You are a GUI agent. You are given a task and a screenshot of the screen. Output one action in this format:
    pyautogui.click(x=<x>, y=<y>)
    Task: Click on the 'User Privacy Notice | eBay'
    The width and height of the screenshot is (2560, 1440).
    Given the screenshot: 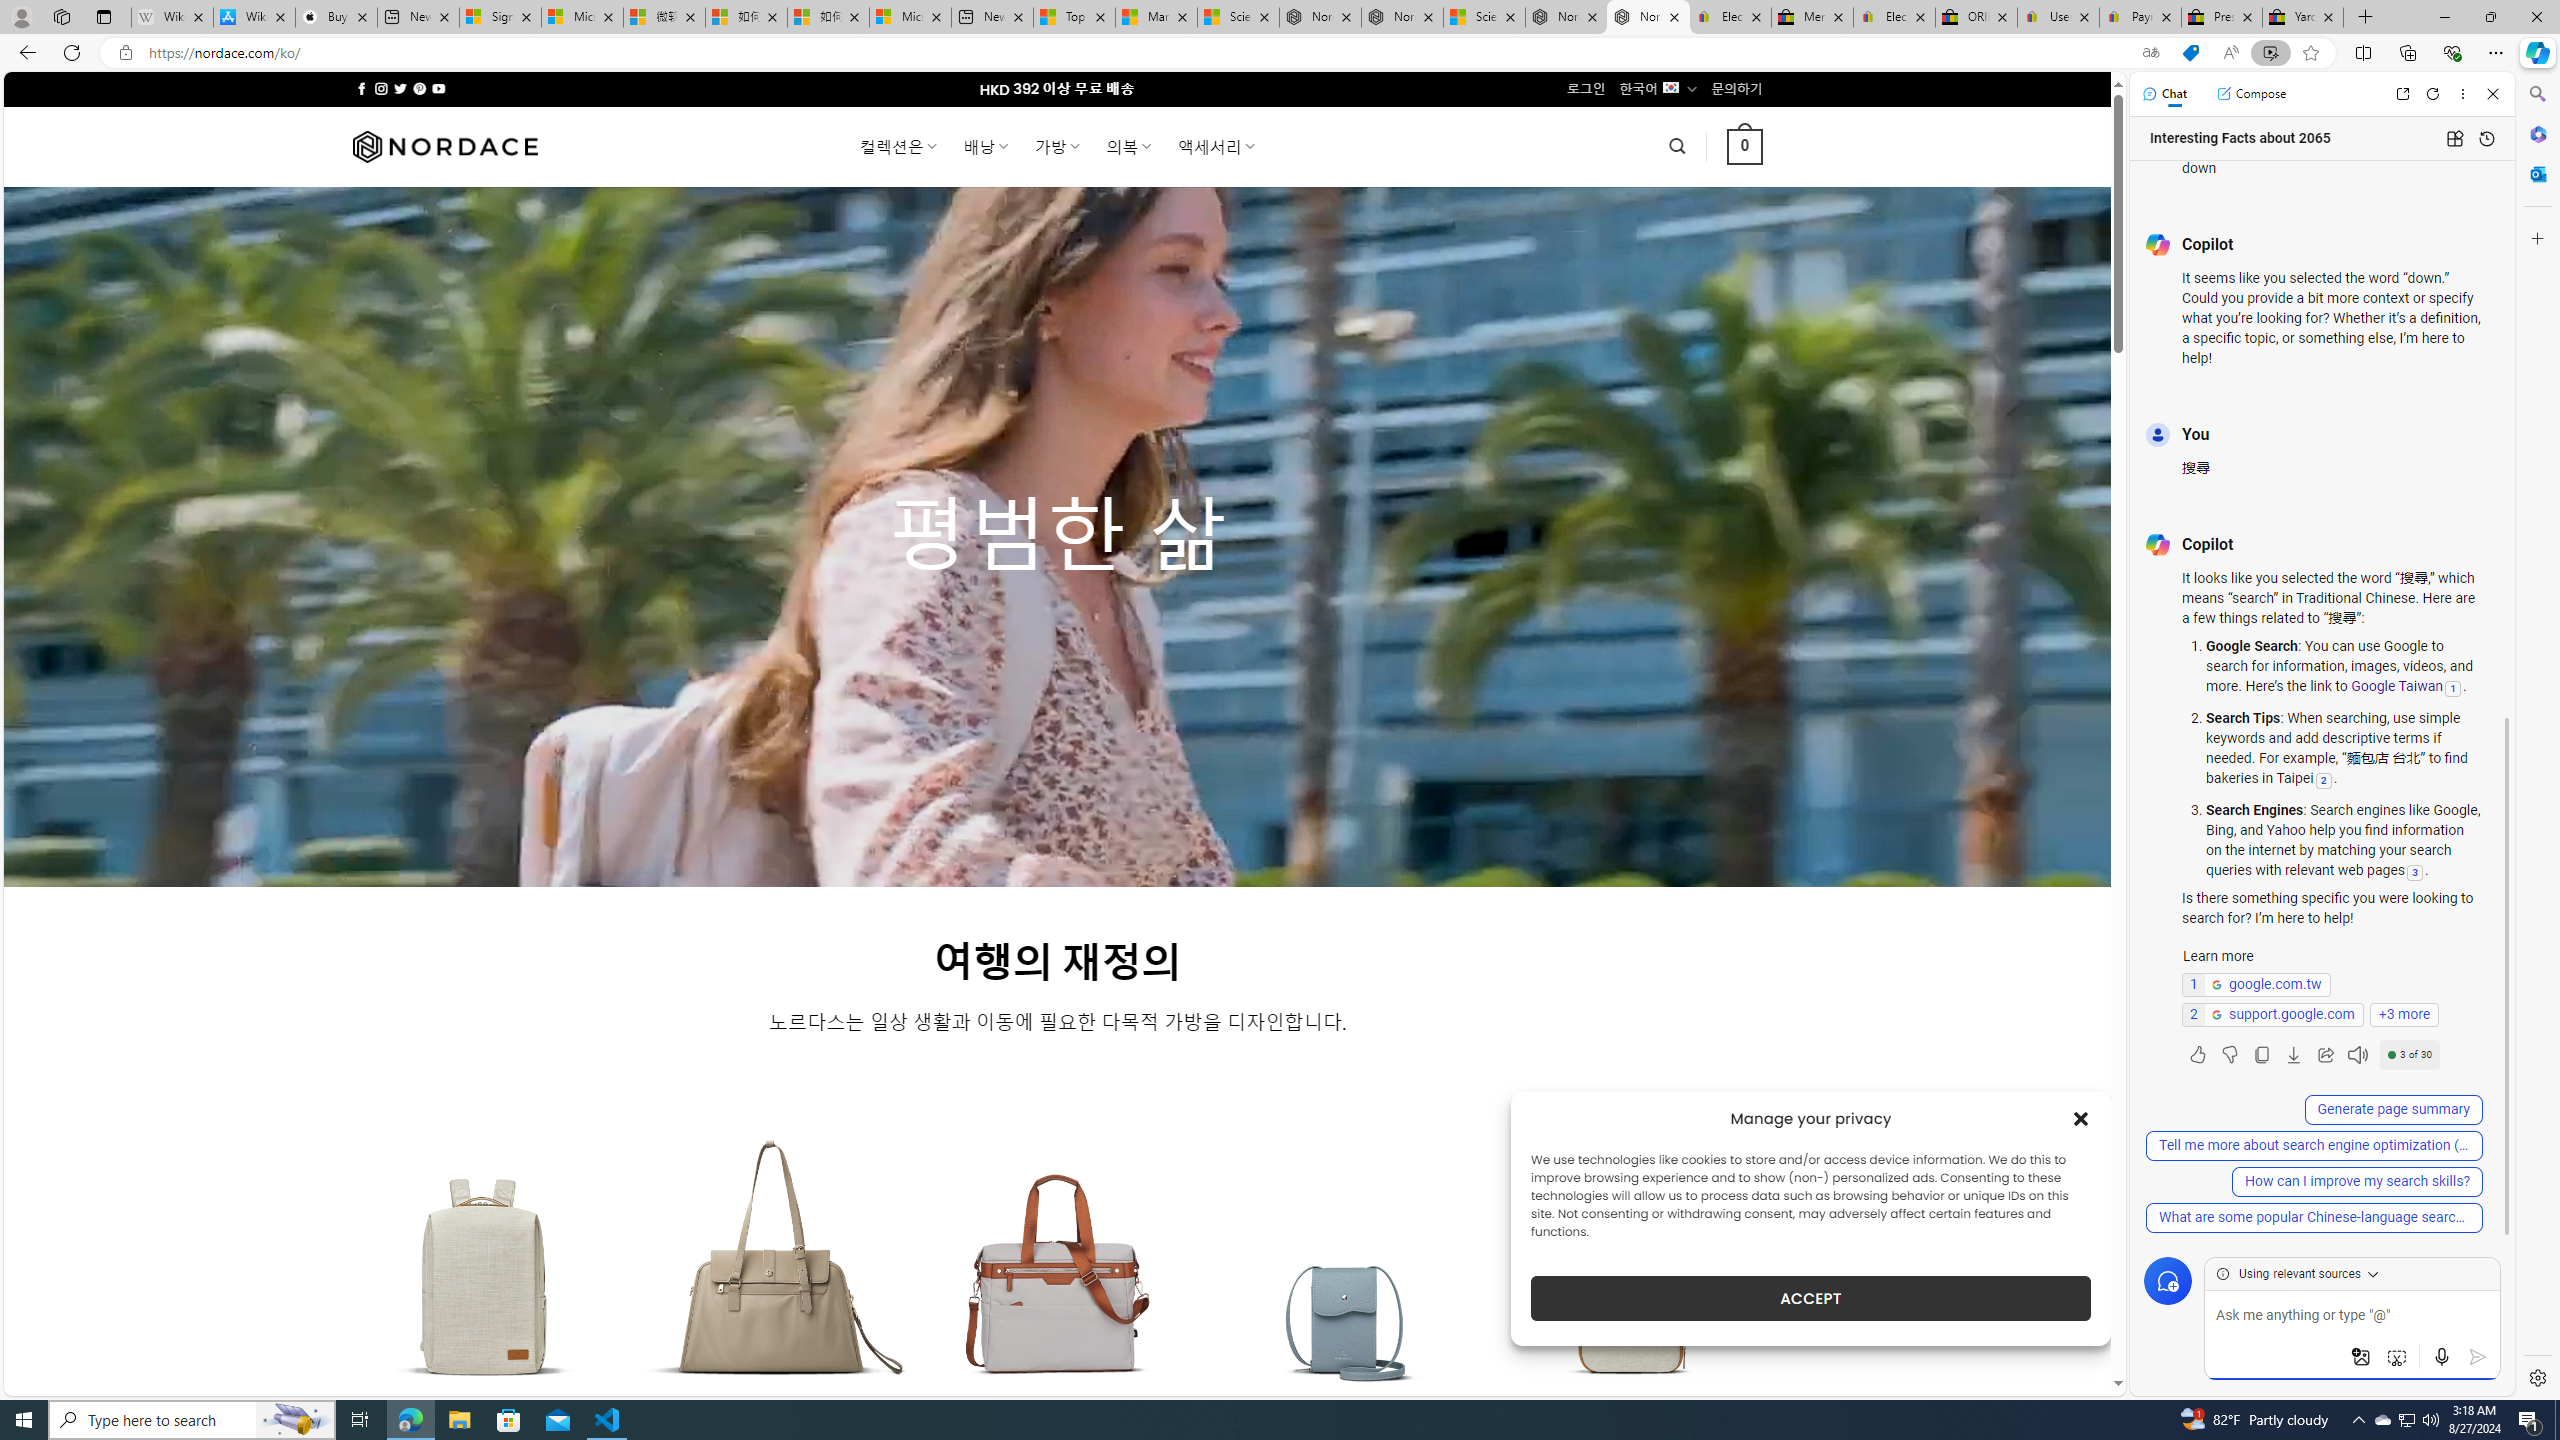 What is the action you would take?
    pyautogui.click(x=2058, y=16)
    